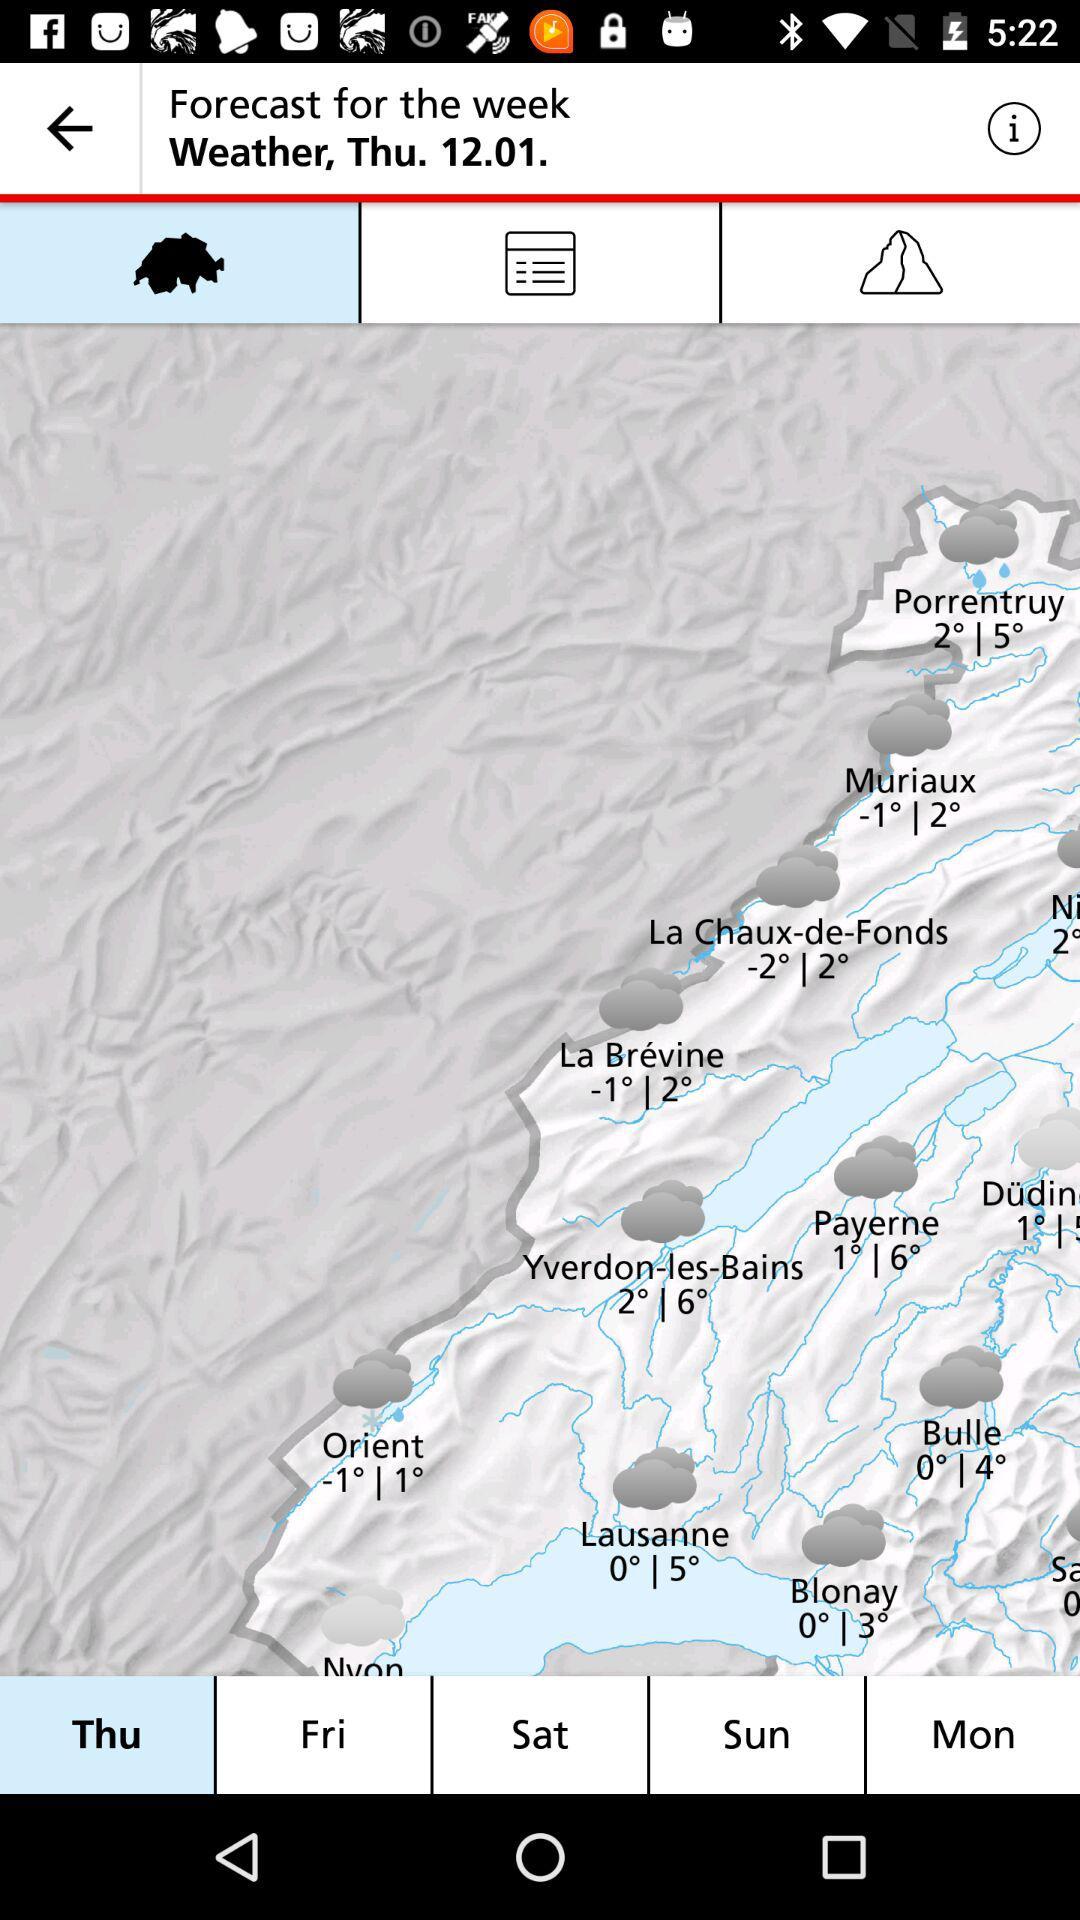 Image resolution: width=1080 pixels, height=1920 pixels. Describe the element at coordinates (757, 1734) in the screenshot. I see `item next to the sat` at that location.